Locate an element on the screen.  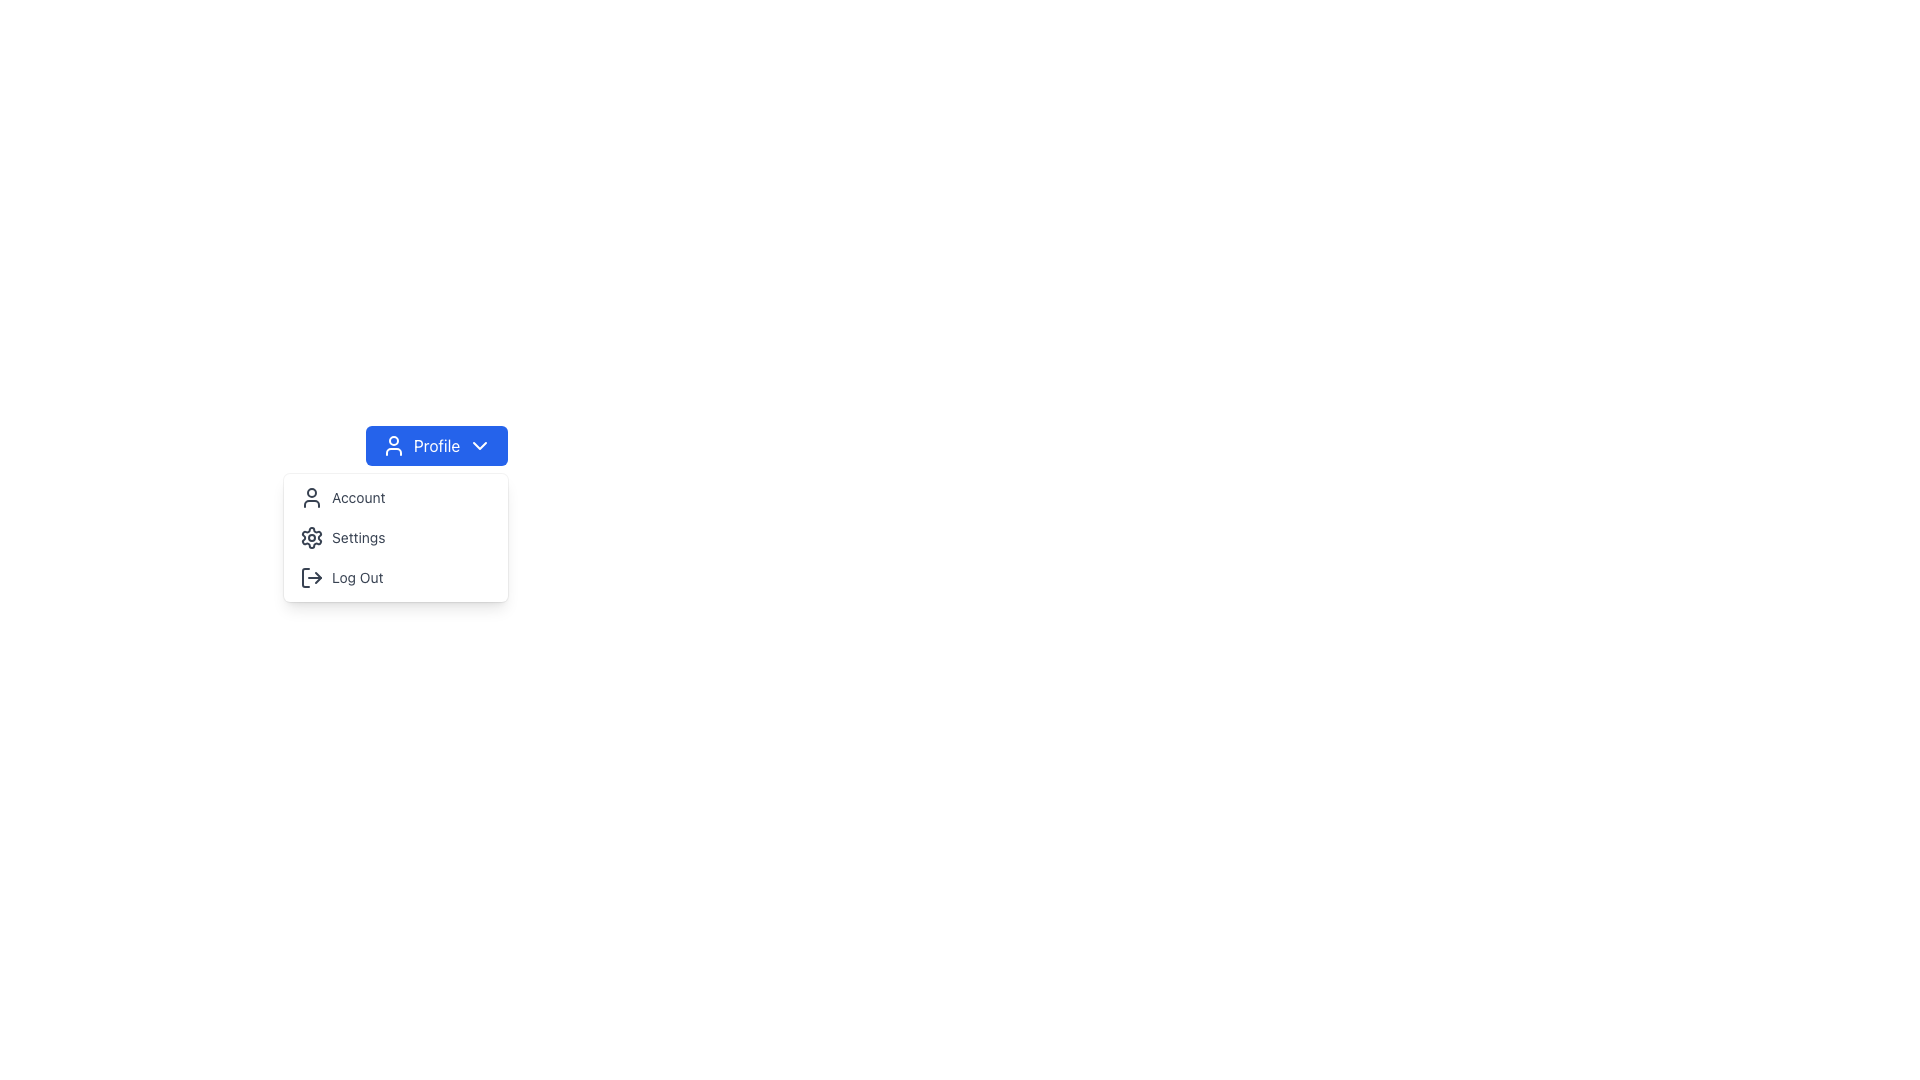
the logout icon located to the left of the 'Log Out' text in the dropdown menu that appears after clicking the 'Profile' button to initiate logout is located at coordinates (311, 578).